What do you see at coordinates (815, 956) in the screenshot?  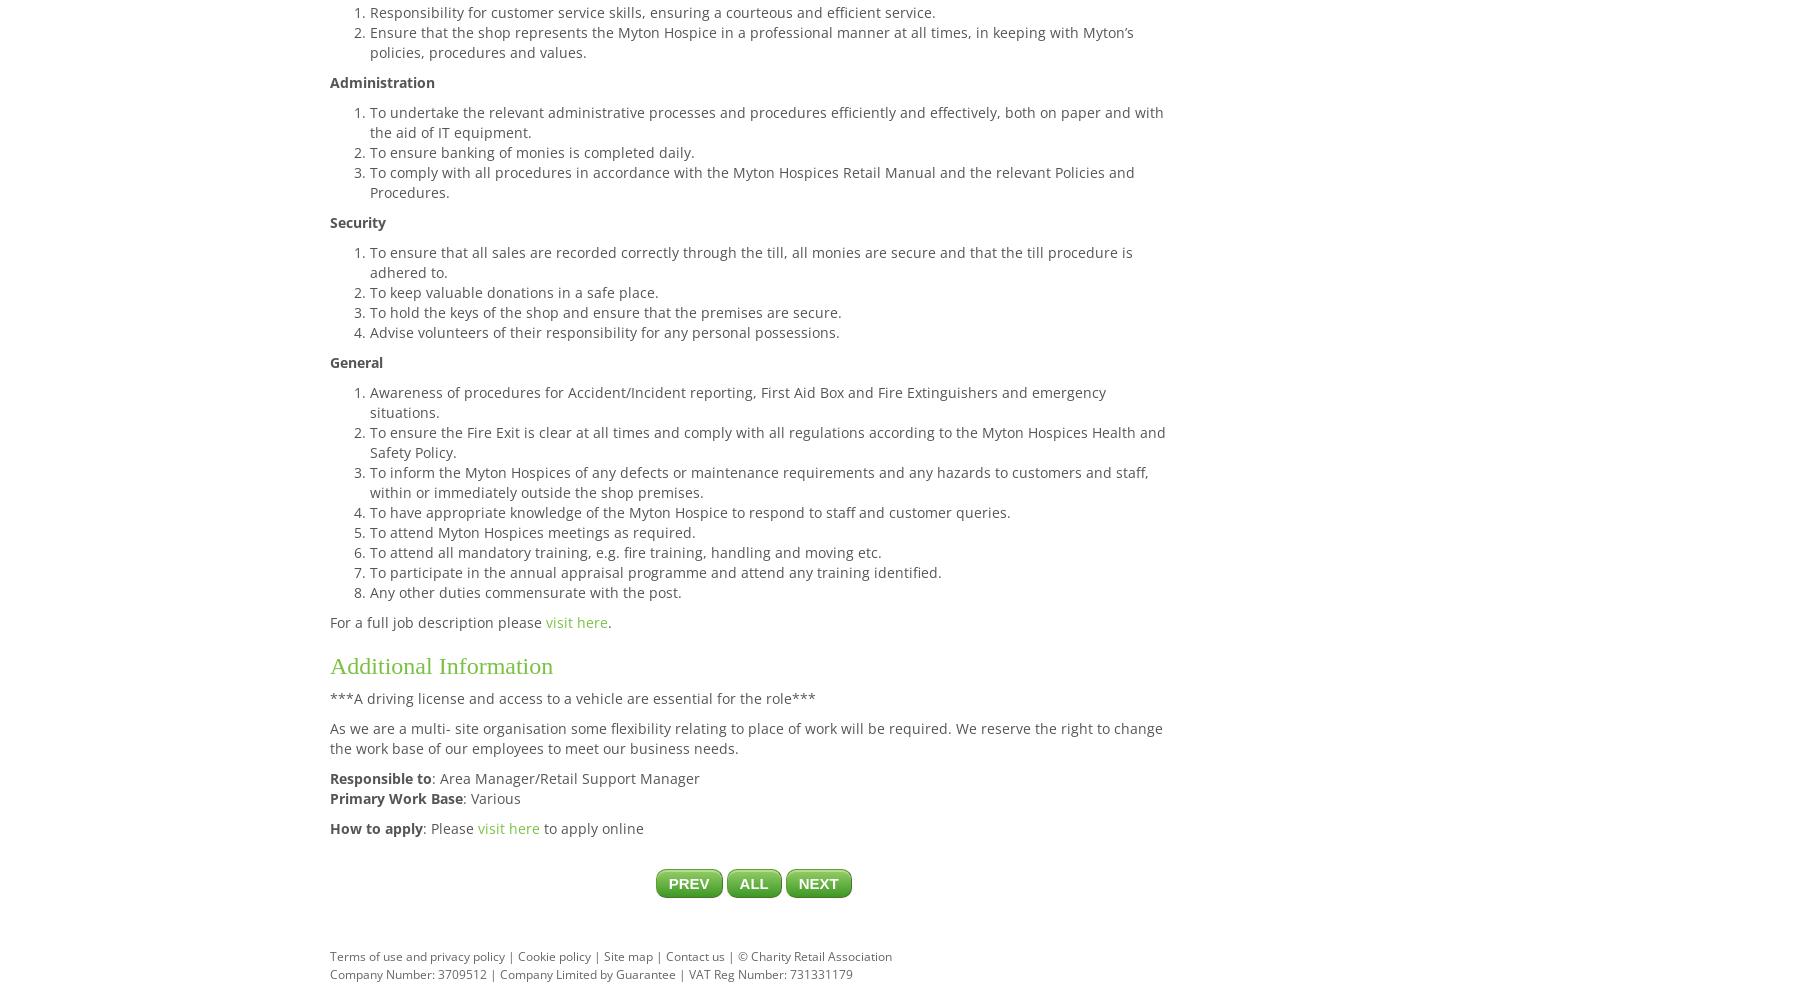 I see `'© Charity Retail Association'` at bounding box center [815, 956].